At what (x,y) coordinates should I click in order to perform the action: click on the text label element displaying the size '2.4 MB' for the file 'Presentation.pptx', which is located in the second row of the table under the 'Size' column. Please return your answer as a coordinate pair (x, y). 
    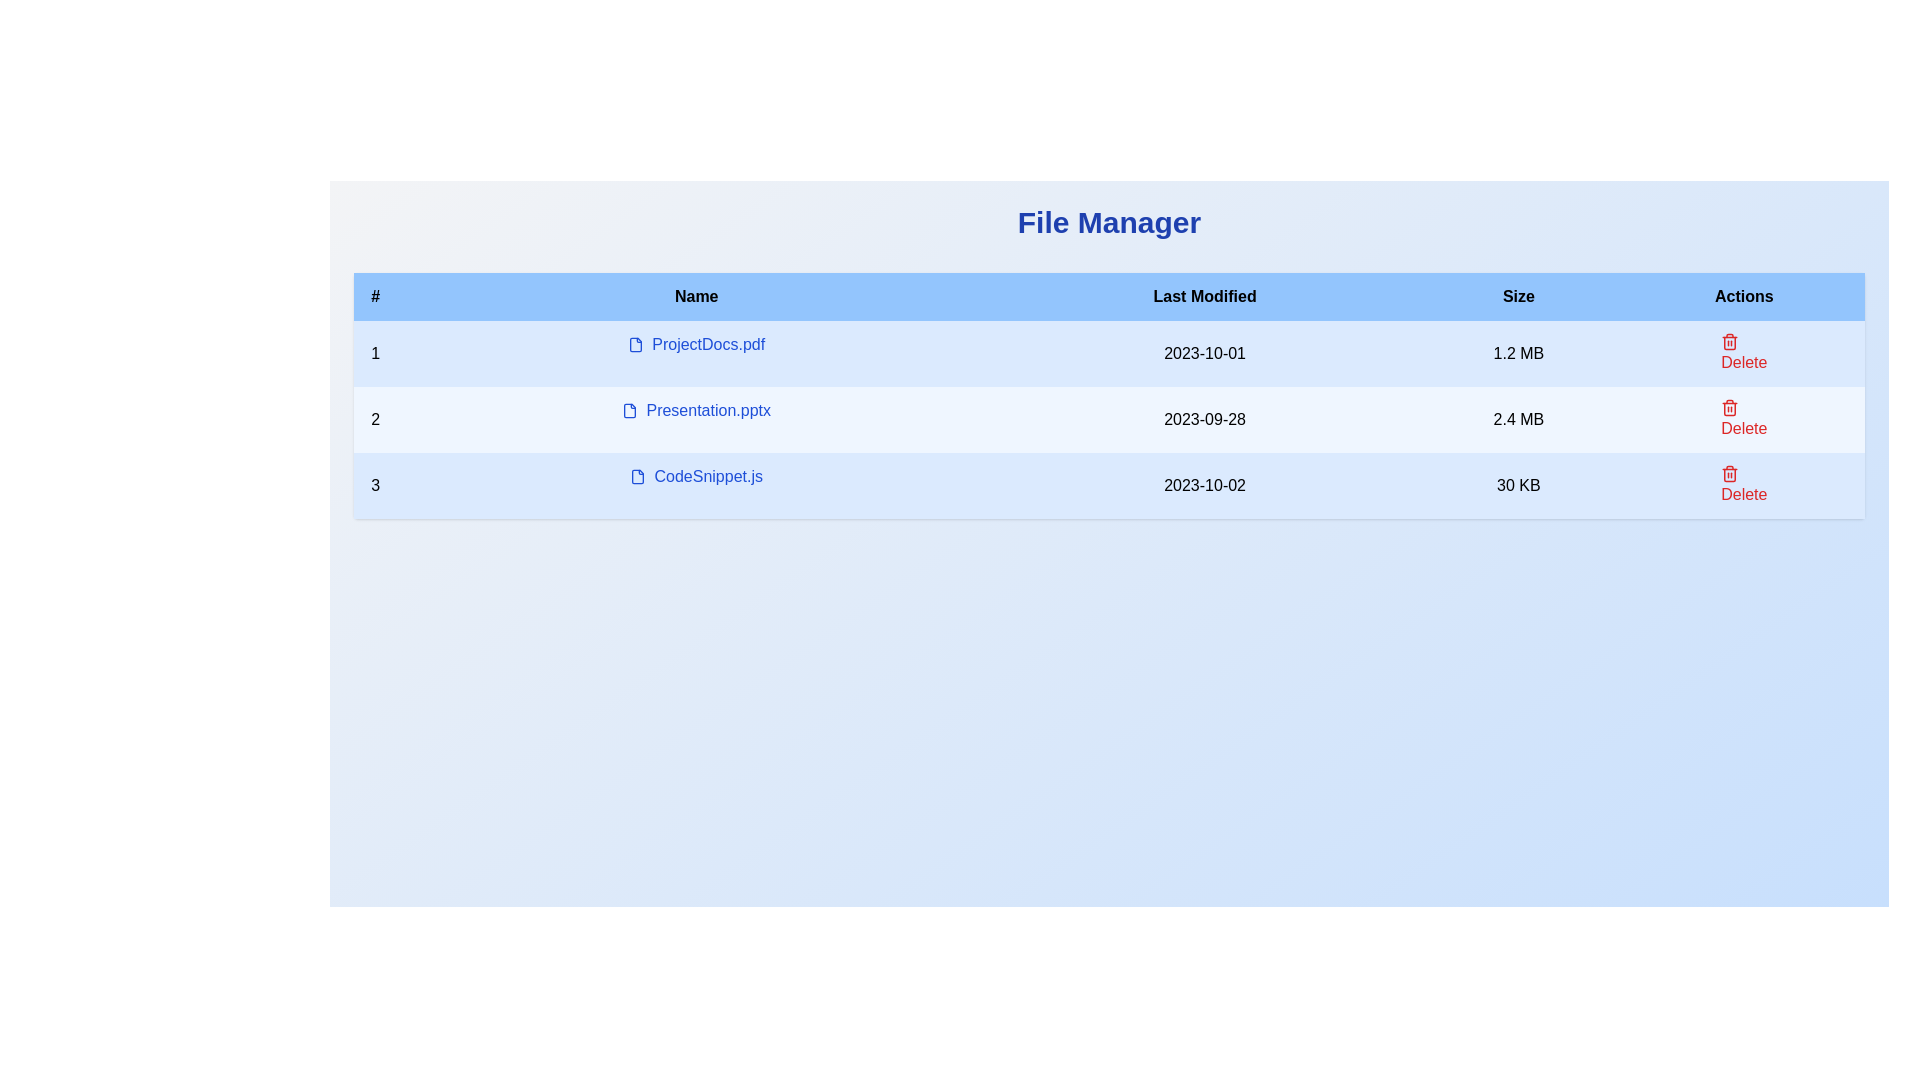
    Looking at the image, I should click on (1518, 419).